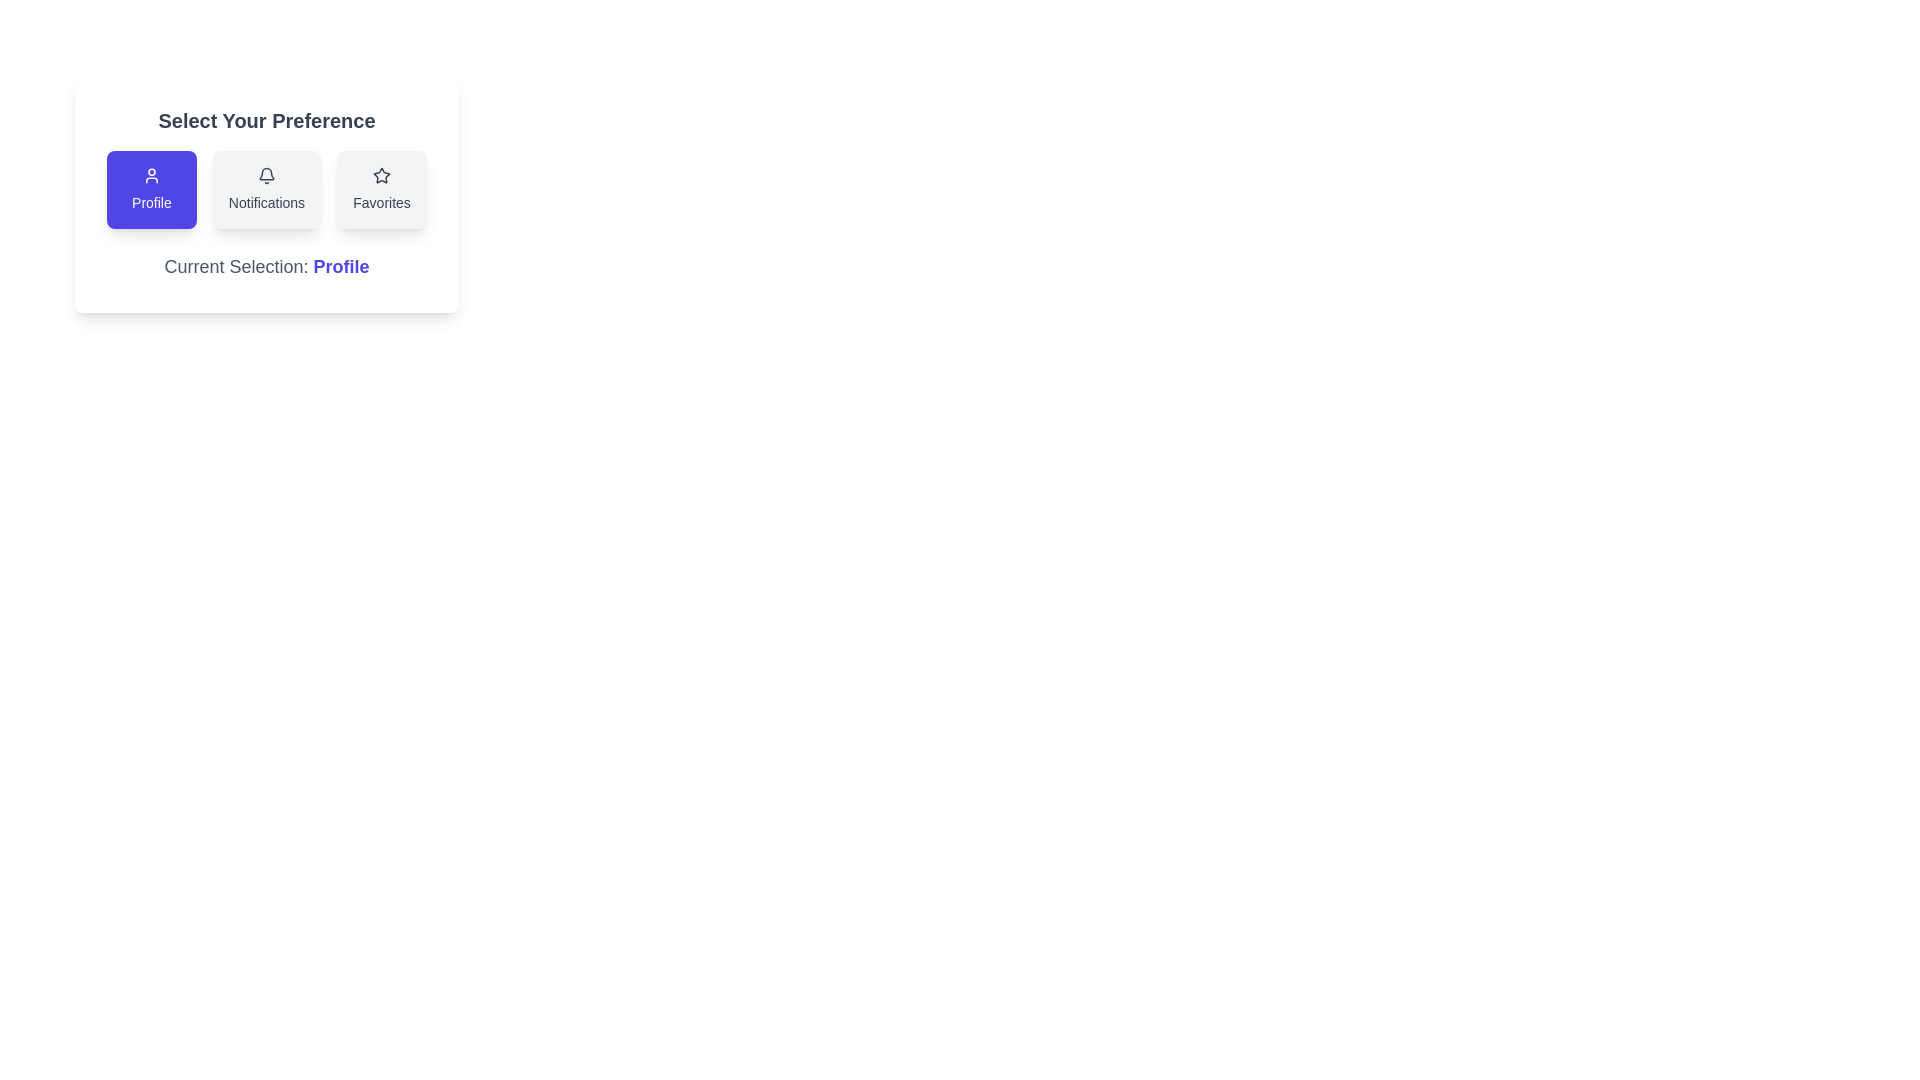  I want to click on the Notification card, which visually represents notifications and is the second item in a three-part selectable card layout under the 'Select Your Preference' heading, so click(266, 175).